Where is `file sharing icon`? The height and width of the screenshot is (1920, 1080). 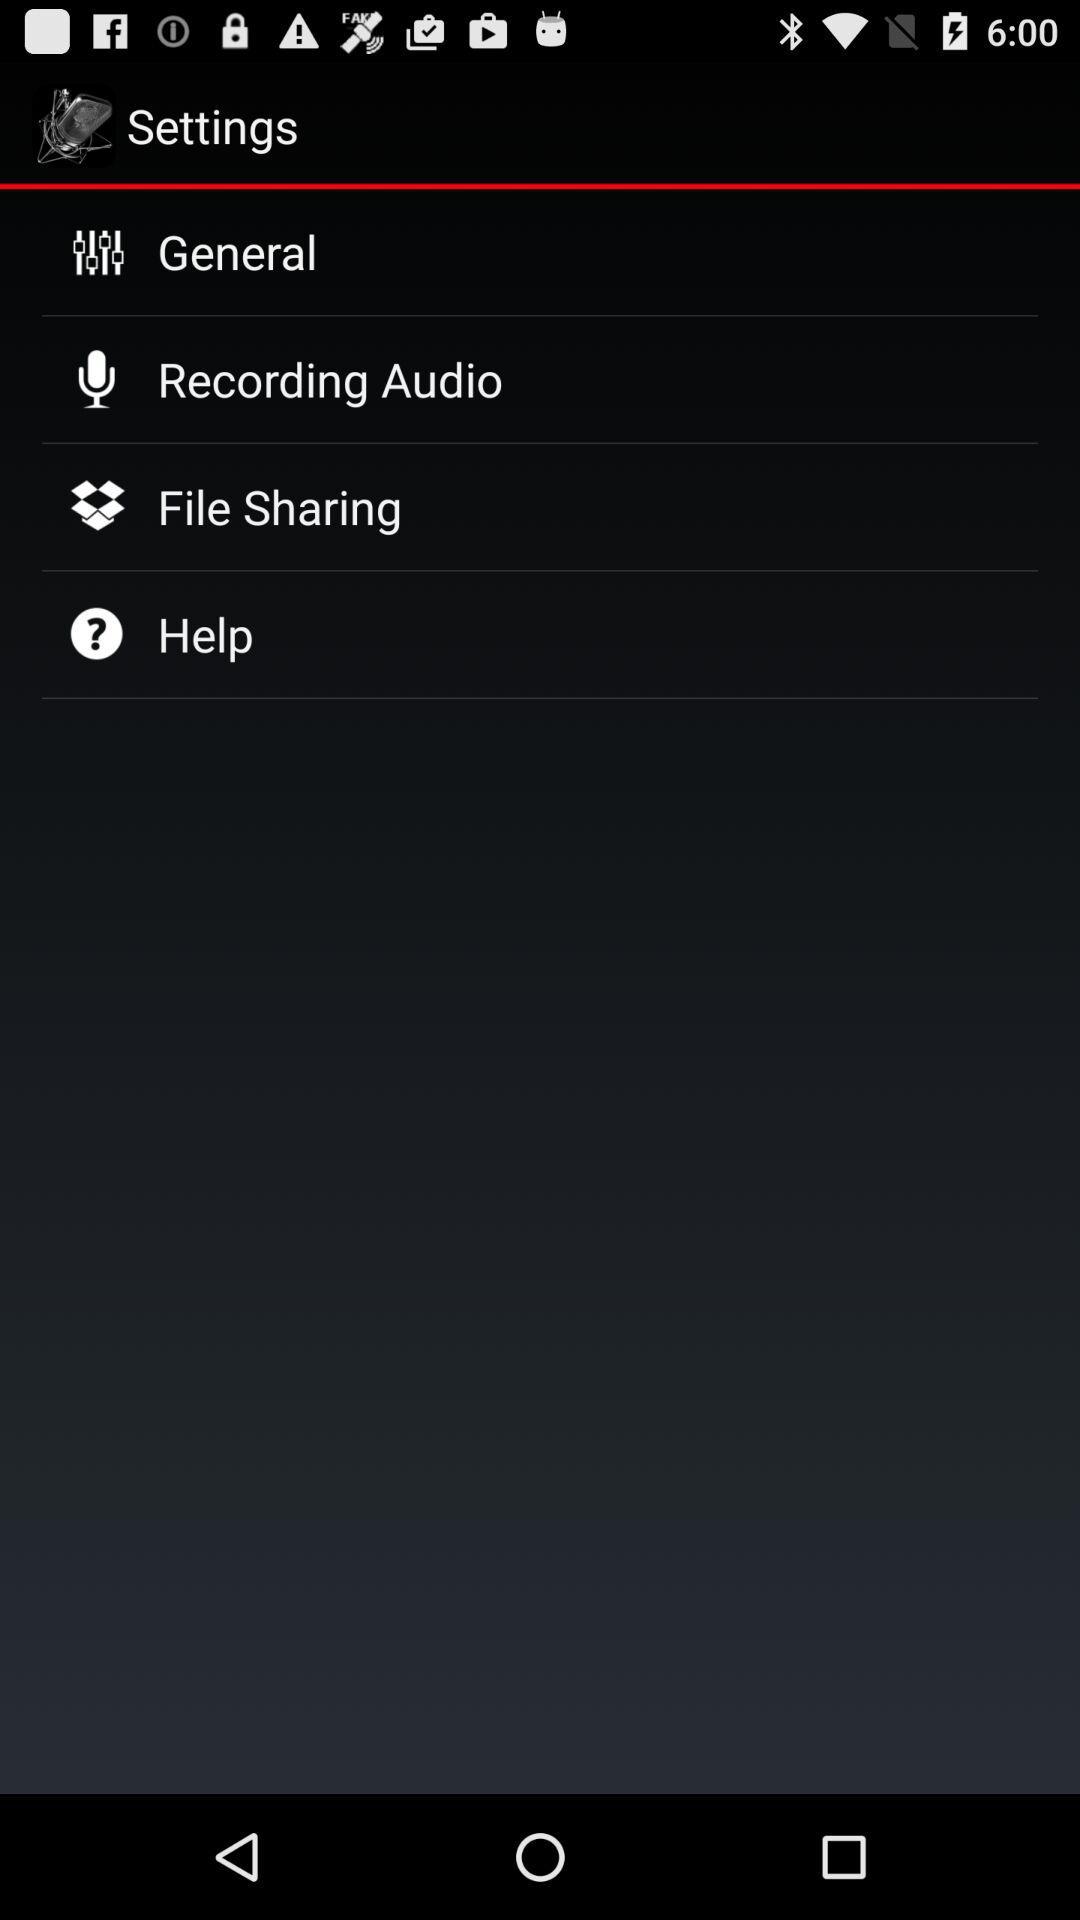
file sharing icon is located at coordinates (279, 506).